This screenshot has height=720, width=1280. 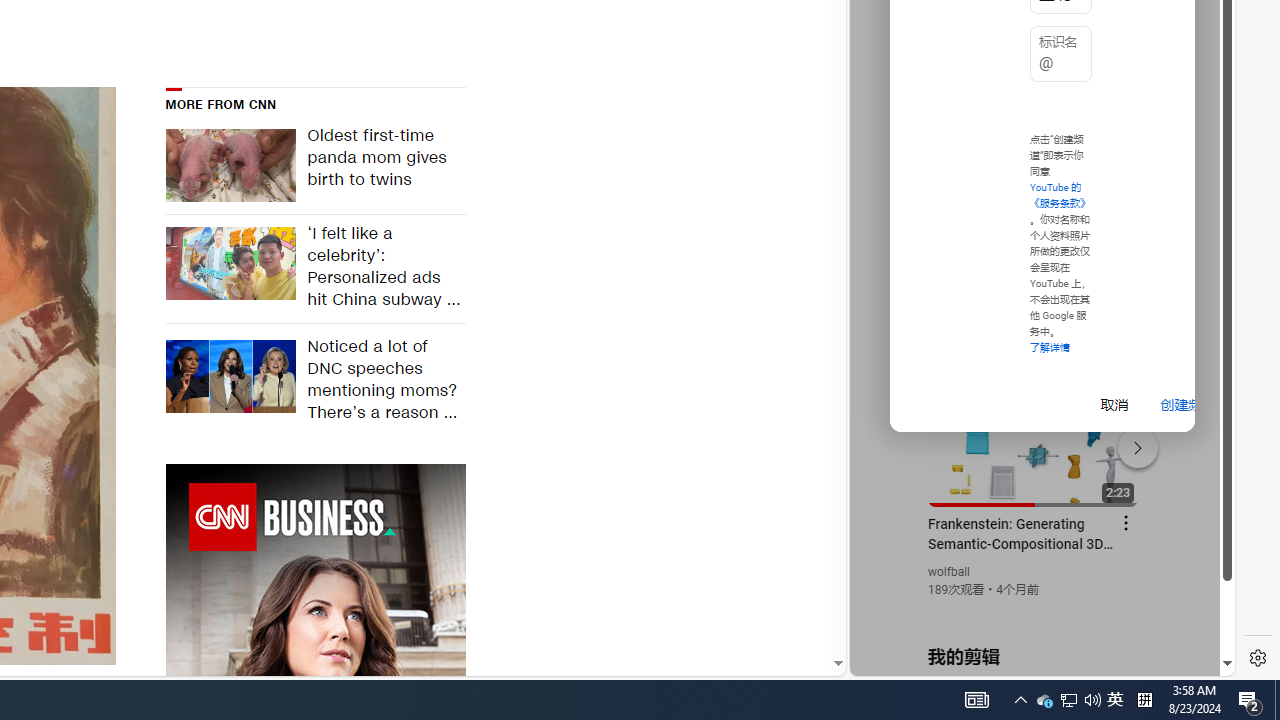 I want to click on 'Class: dict_pnIcon rms_img', so click(x=1028, y=660).